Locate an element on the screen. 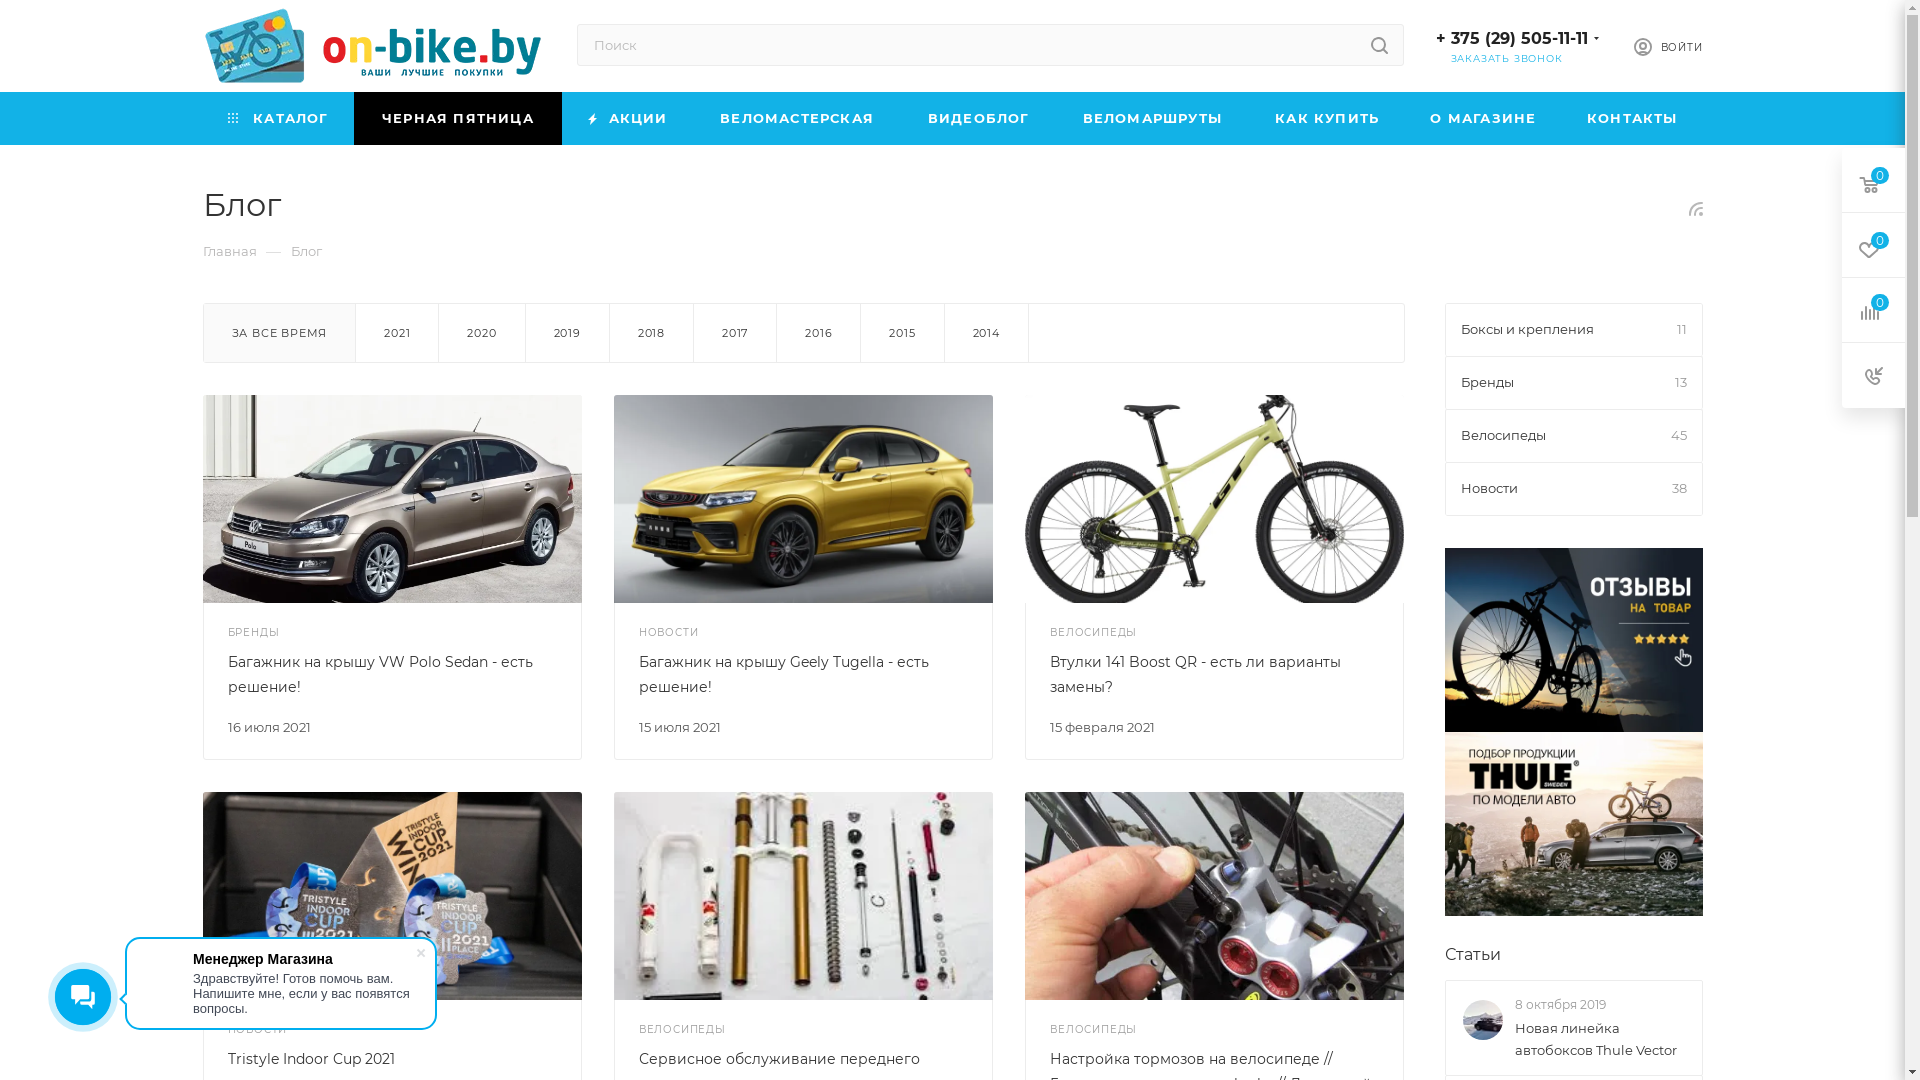 The width and height of the screenshot is (1920, 1080). 'RSS' is located at coordinates (1688, 208).